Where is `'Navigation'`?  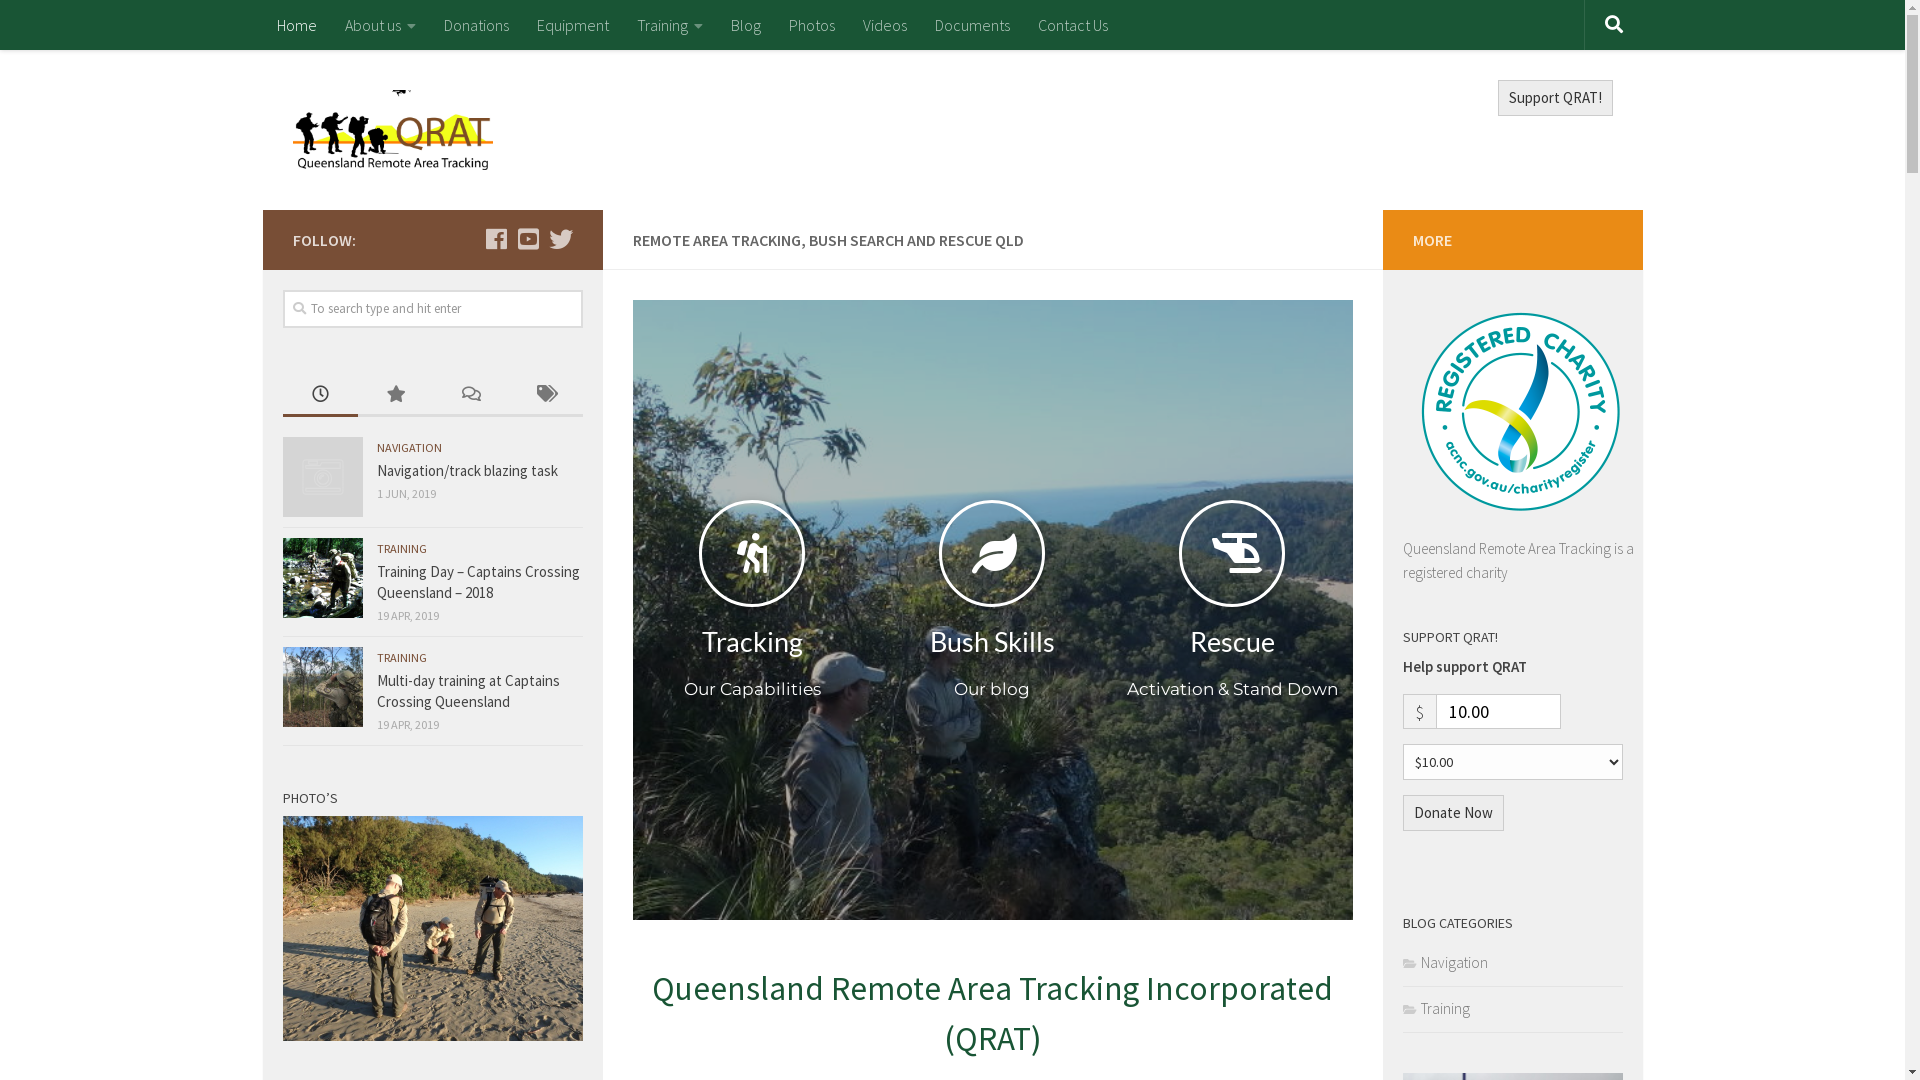 'Navigation' is located at coordinates (1444, 961).